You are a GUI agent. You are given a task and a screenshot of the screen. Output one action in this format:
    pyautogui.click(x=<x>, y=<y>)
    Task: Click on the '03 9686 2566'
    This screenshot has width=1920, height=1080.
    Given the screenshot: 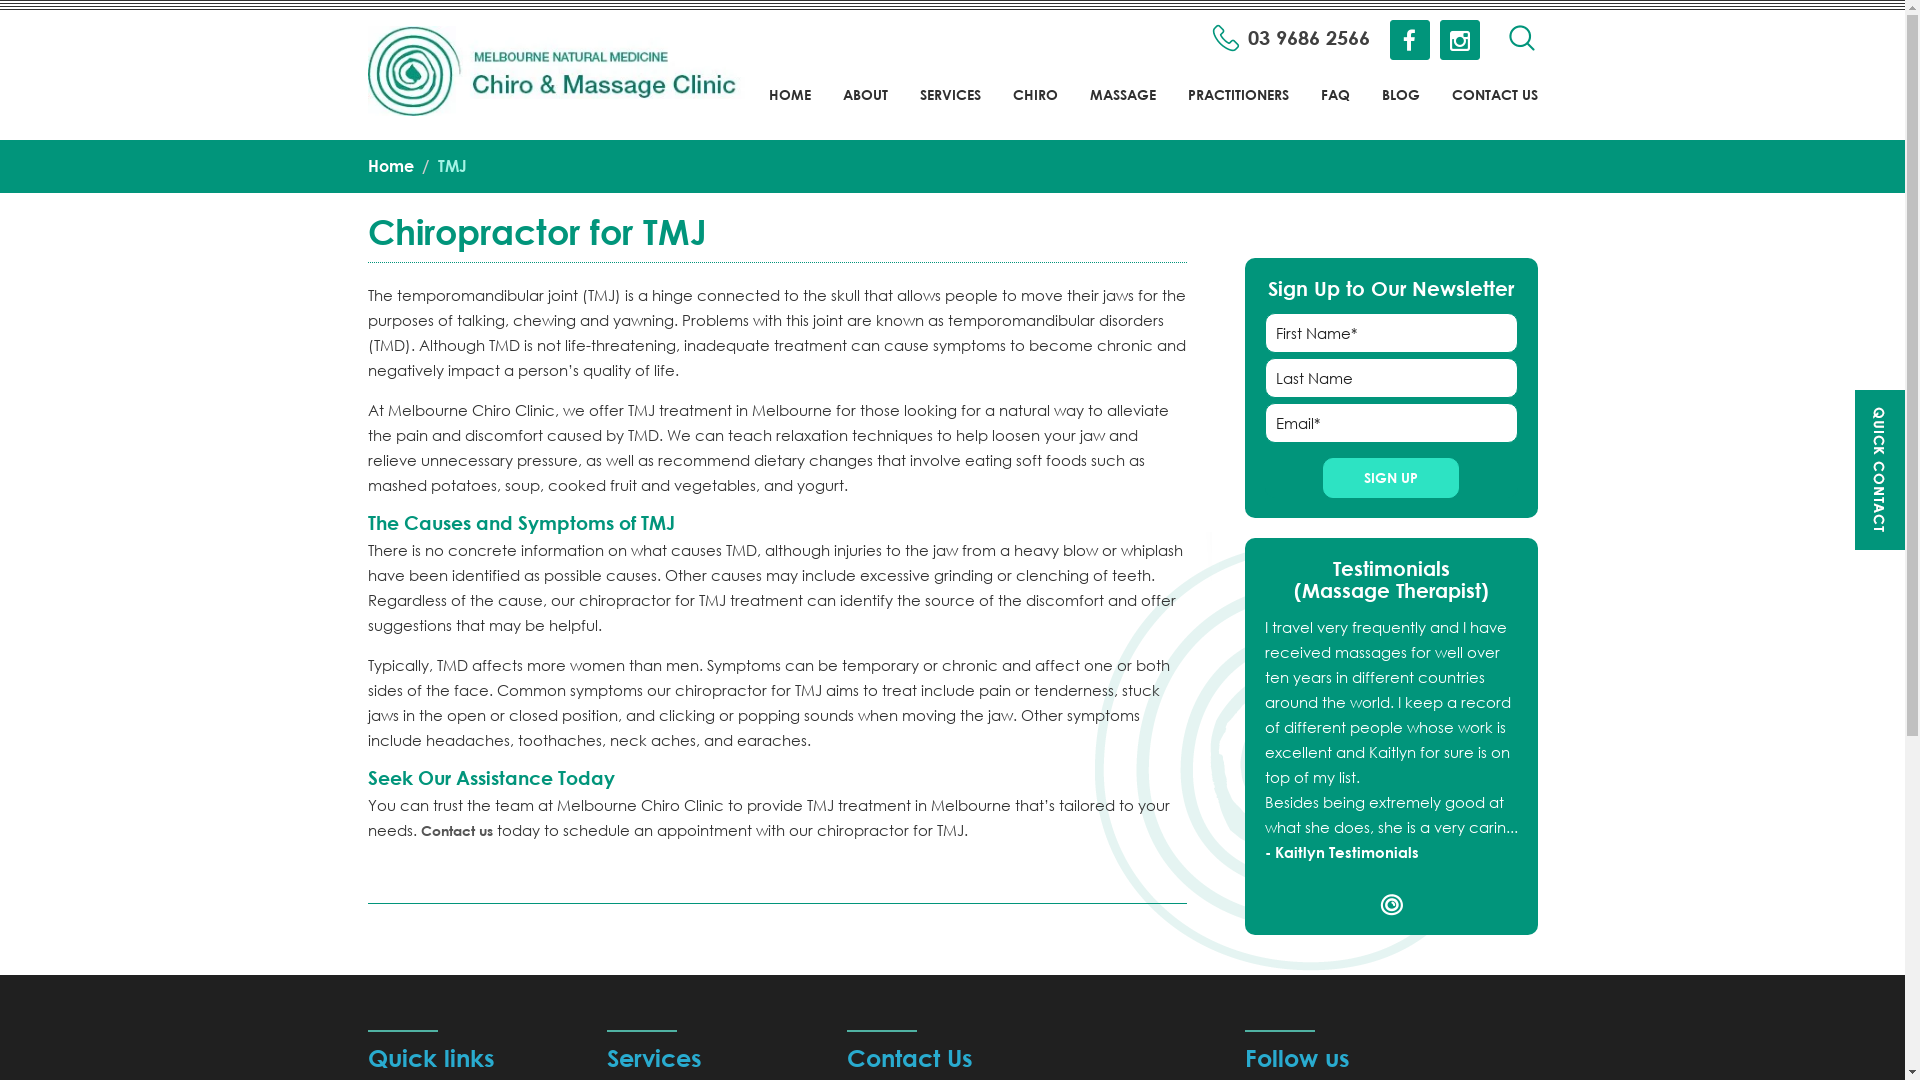 What is the action you would take?
    pyautogui.click(x=1291, y=38)
    